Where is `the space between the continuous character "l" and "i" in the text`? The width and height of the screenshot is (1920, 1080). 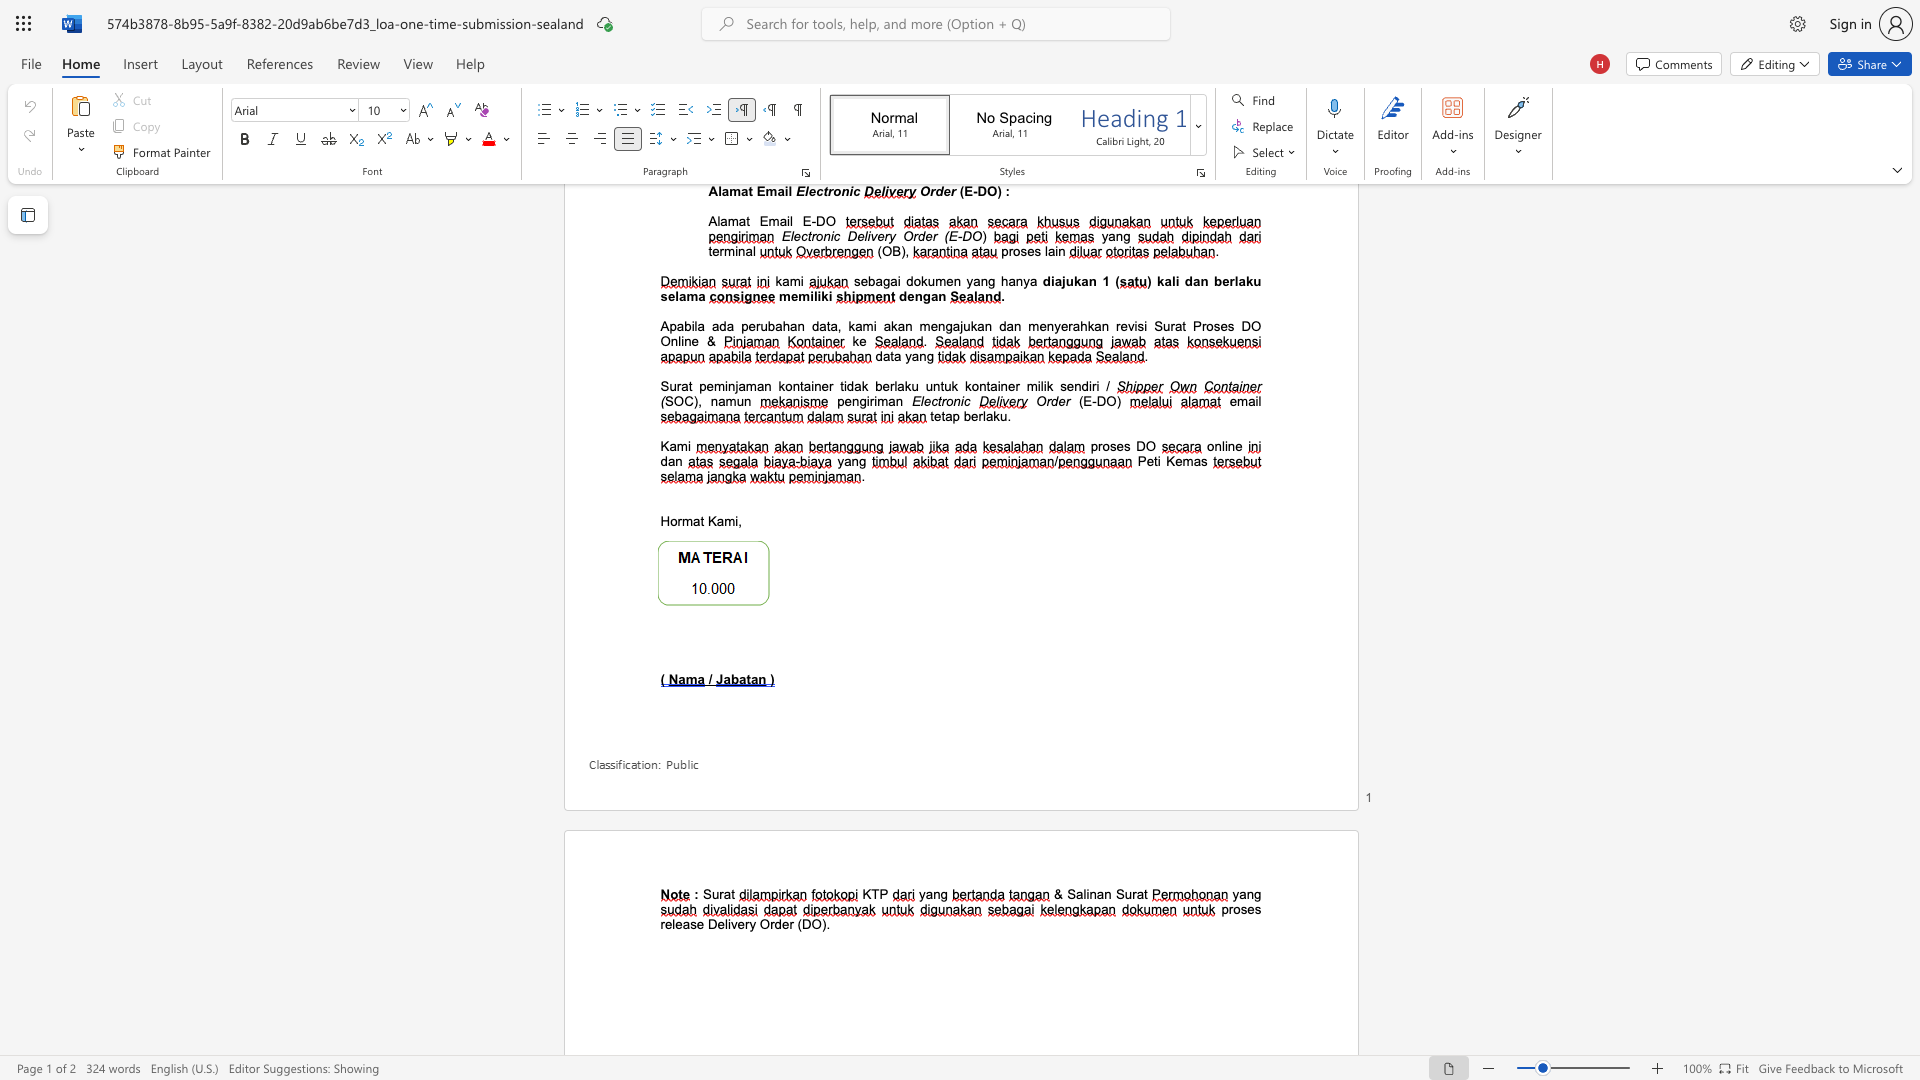 the space between the continuous character "l" and "i" in the text is located at coordinates (1085, 893).